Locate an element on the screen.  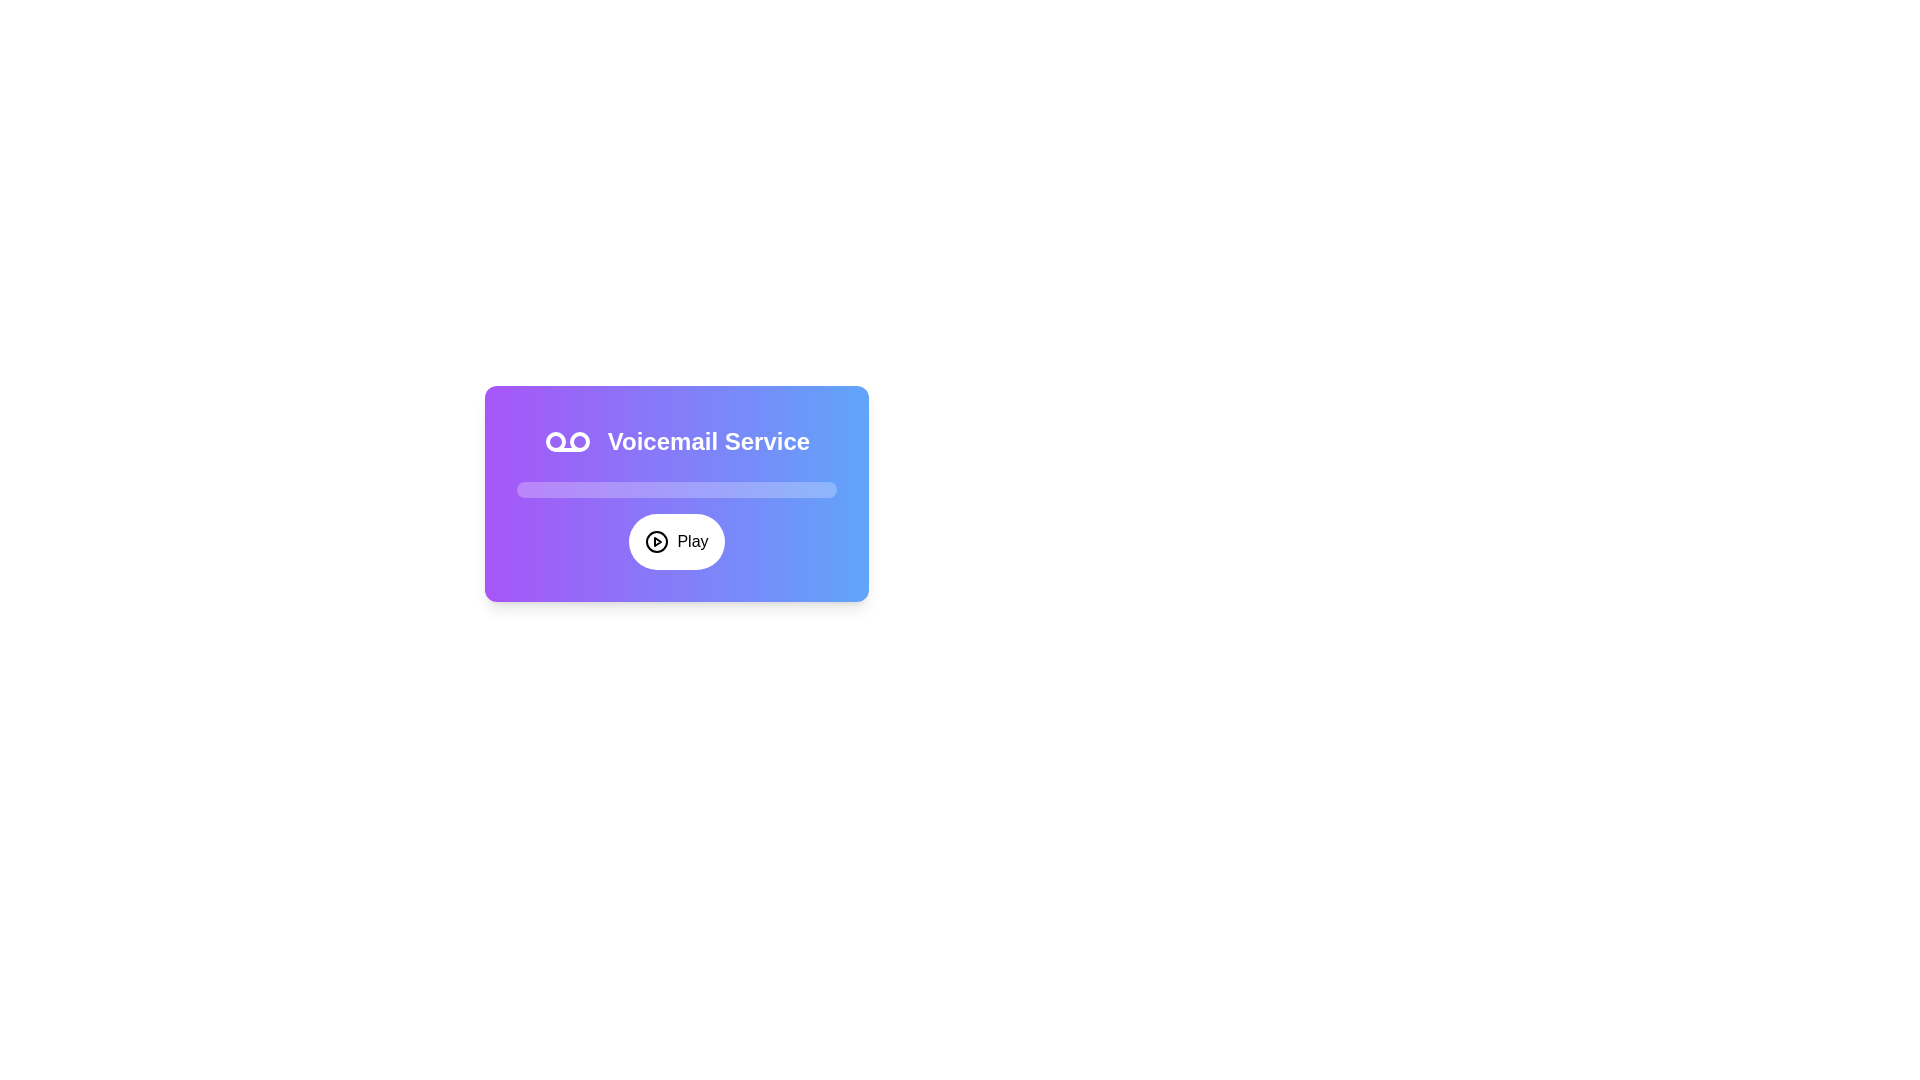
the Text Label indicating the voicemail service, located to the right of the voicemail icon and positioned at the upper section of the interface card is located at coordinates (709, 441).